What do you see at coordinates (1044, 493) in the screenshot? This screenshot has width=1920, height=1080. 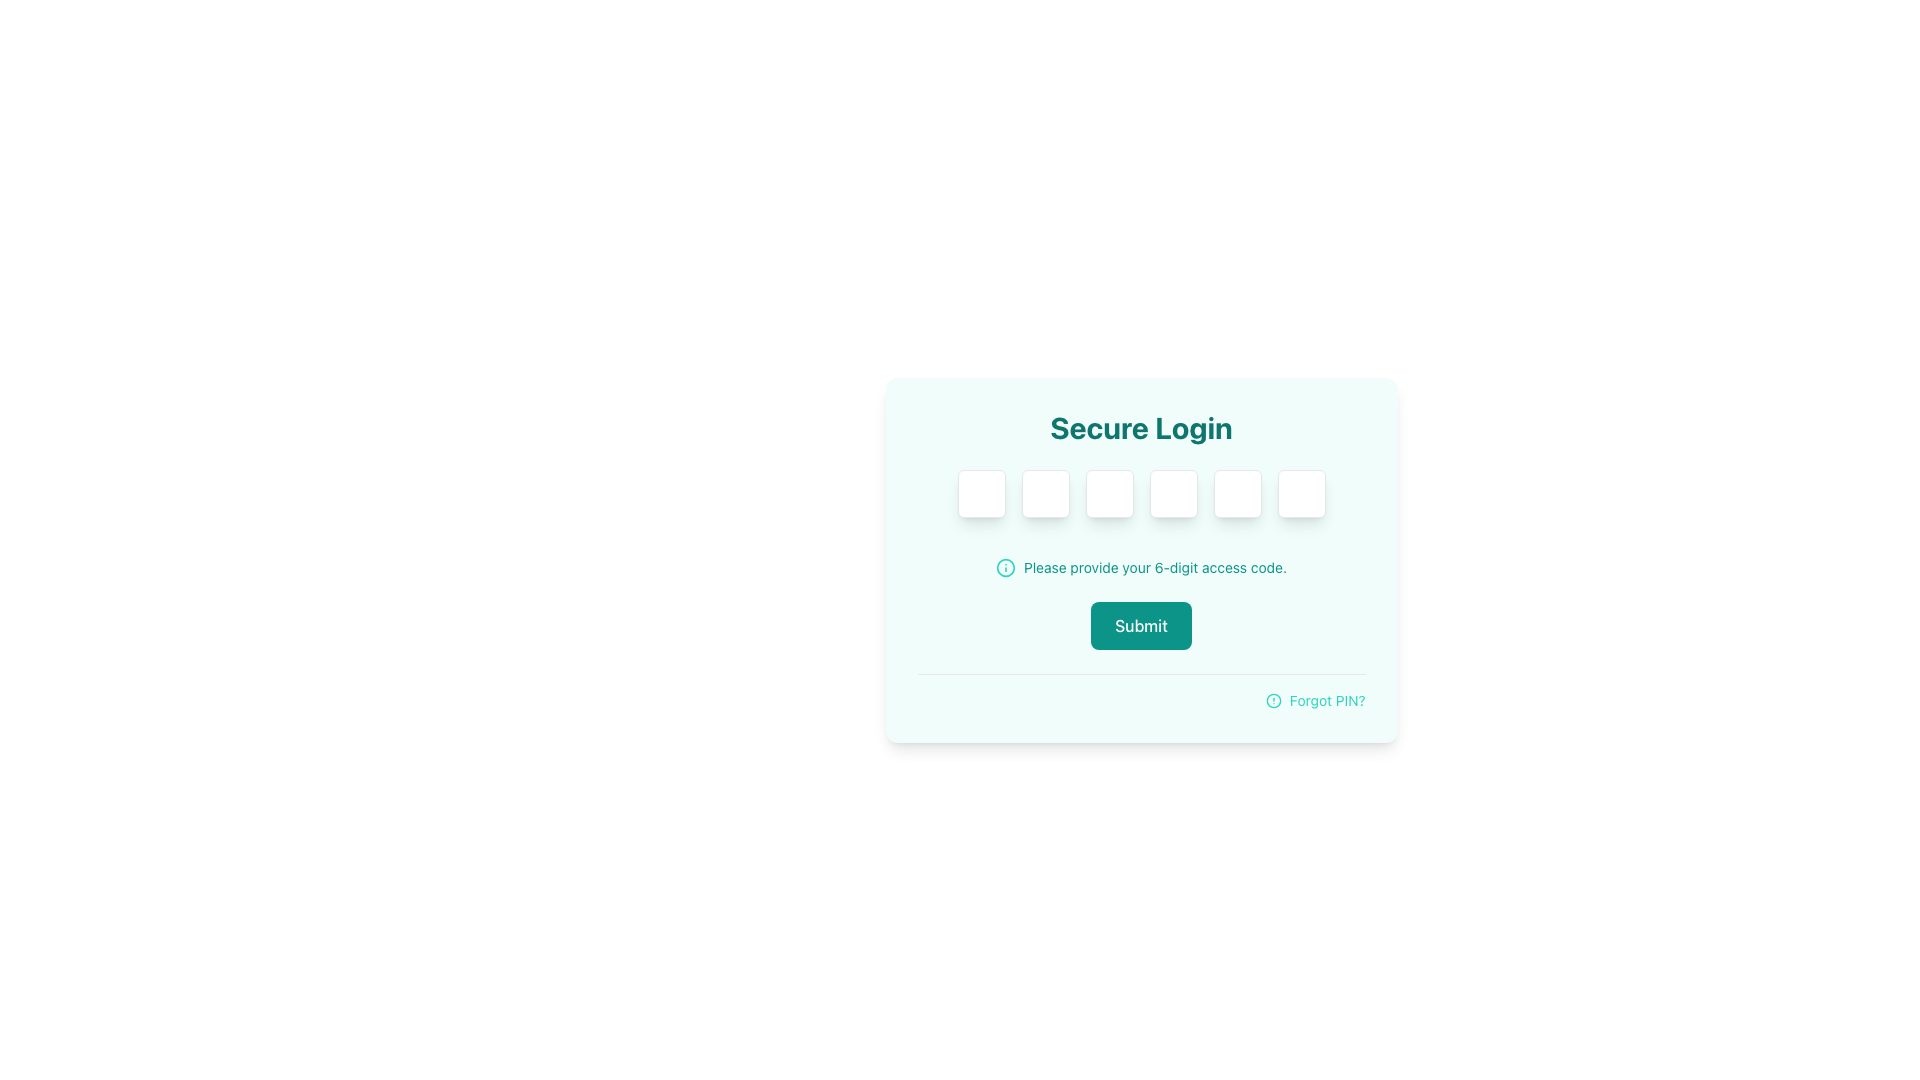 I see `the second password input field, which is a square box with a white background and rounded corners` at bounding box center [1044, 493].